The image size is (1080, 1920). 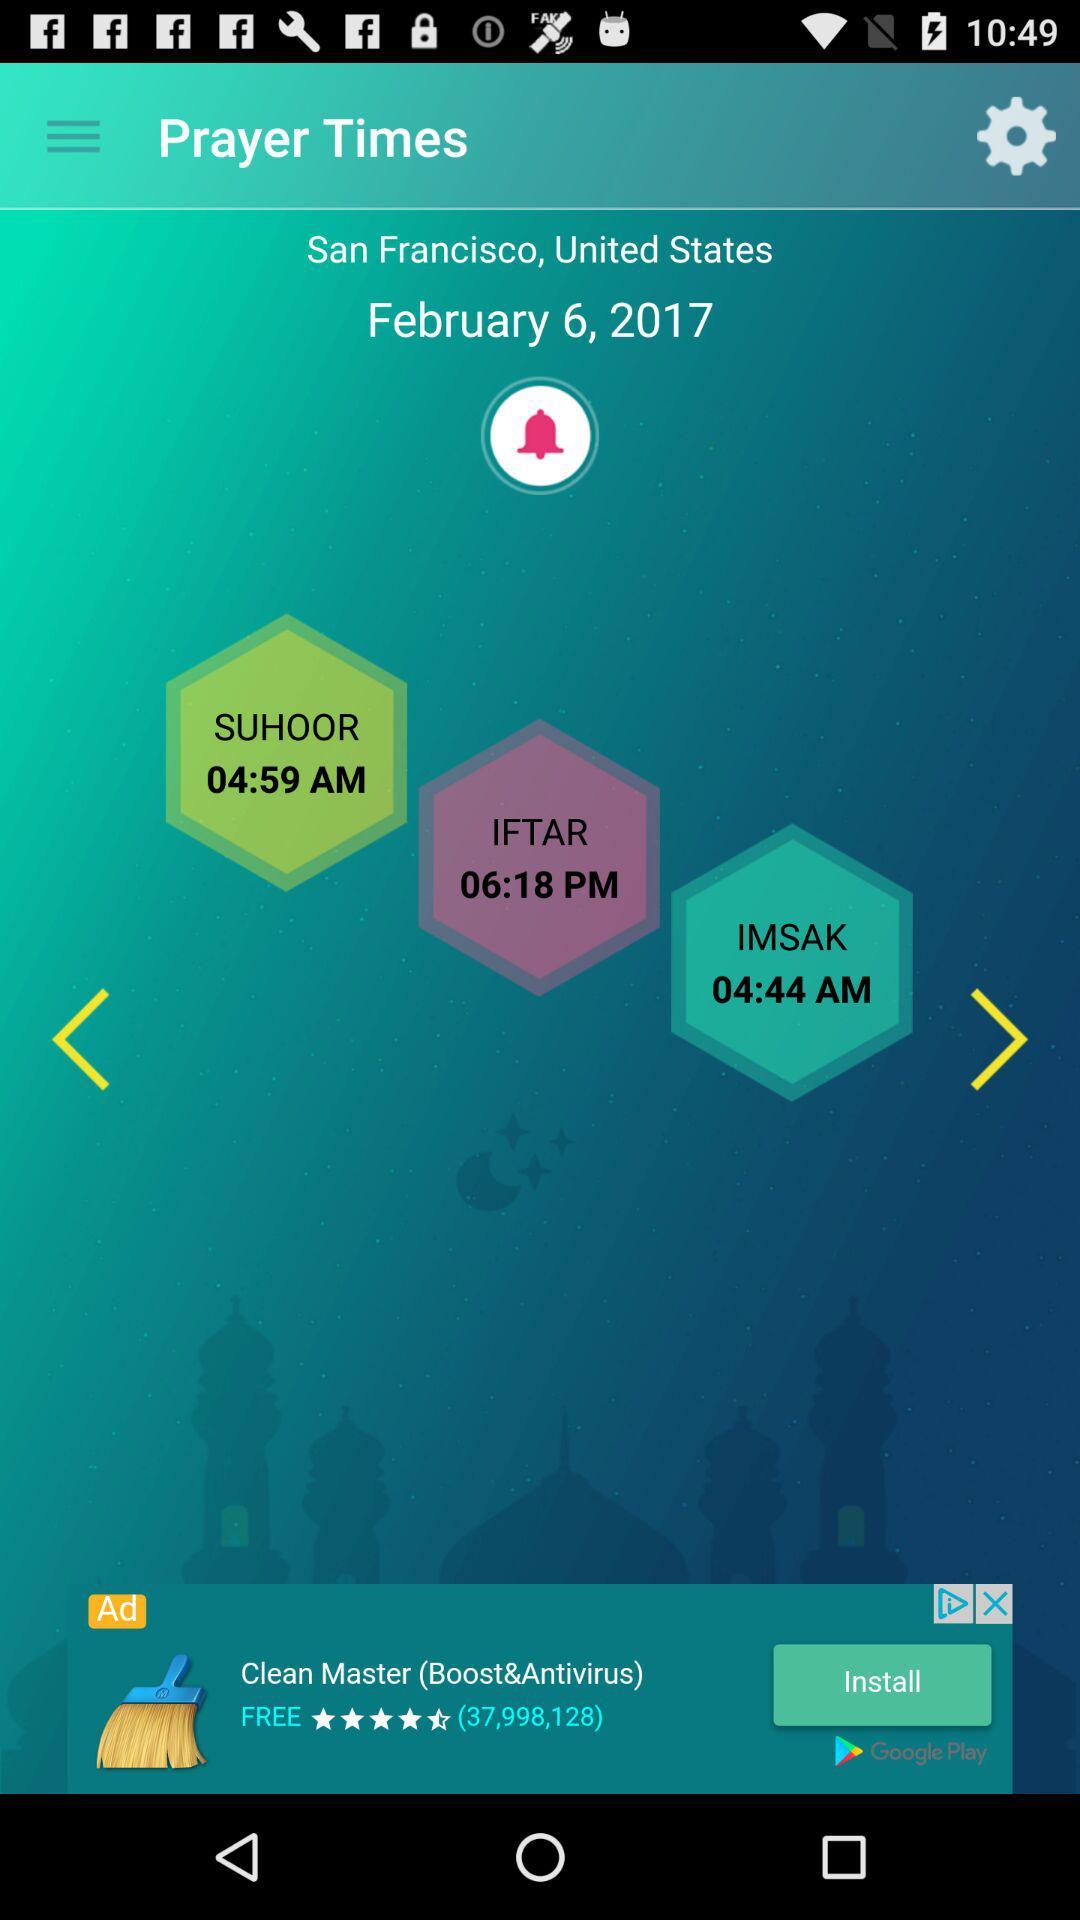 What do you see at coordinates (540, 434) in the screenshot?
I see `bell icon` at bounding box center [540, 434].